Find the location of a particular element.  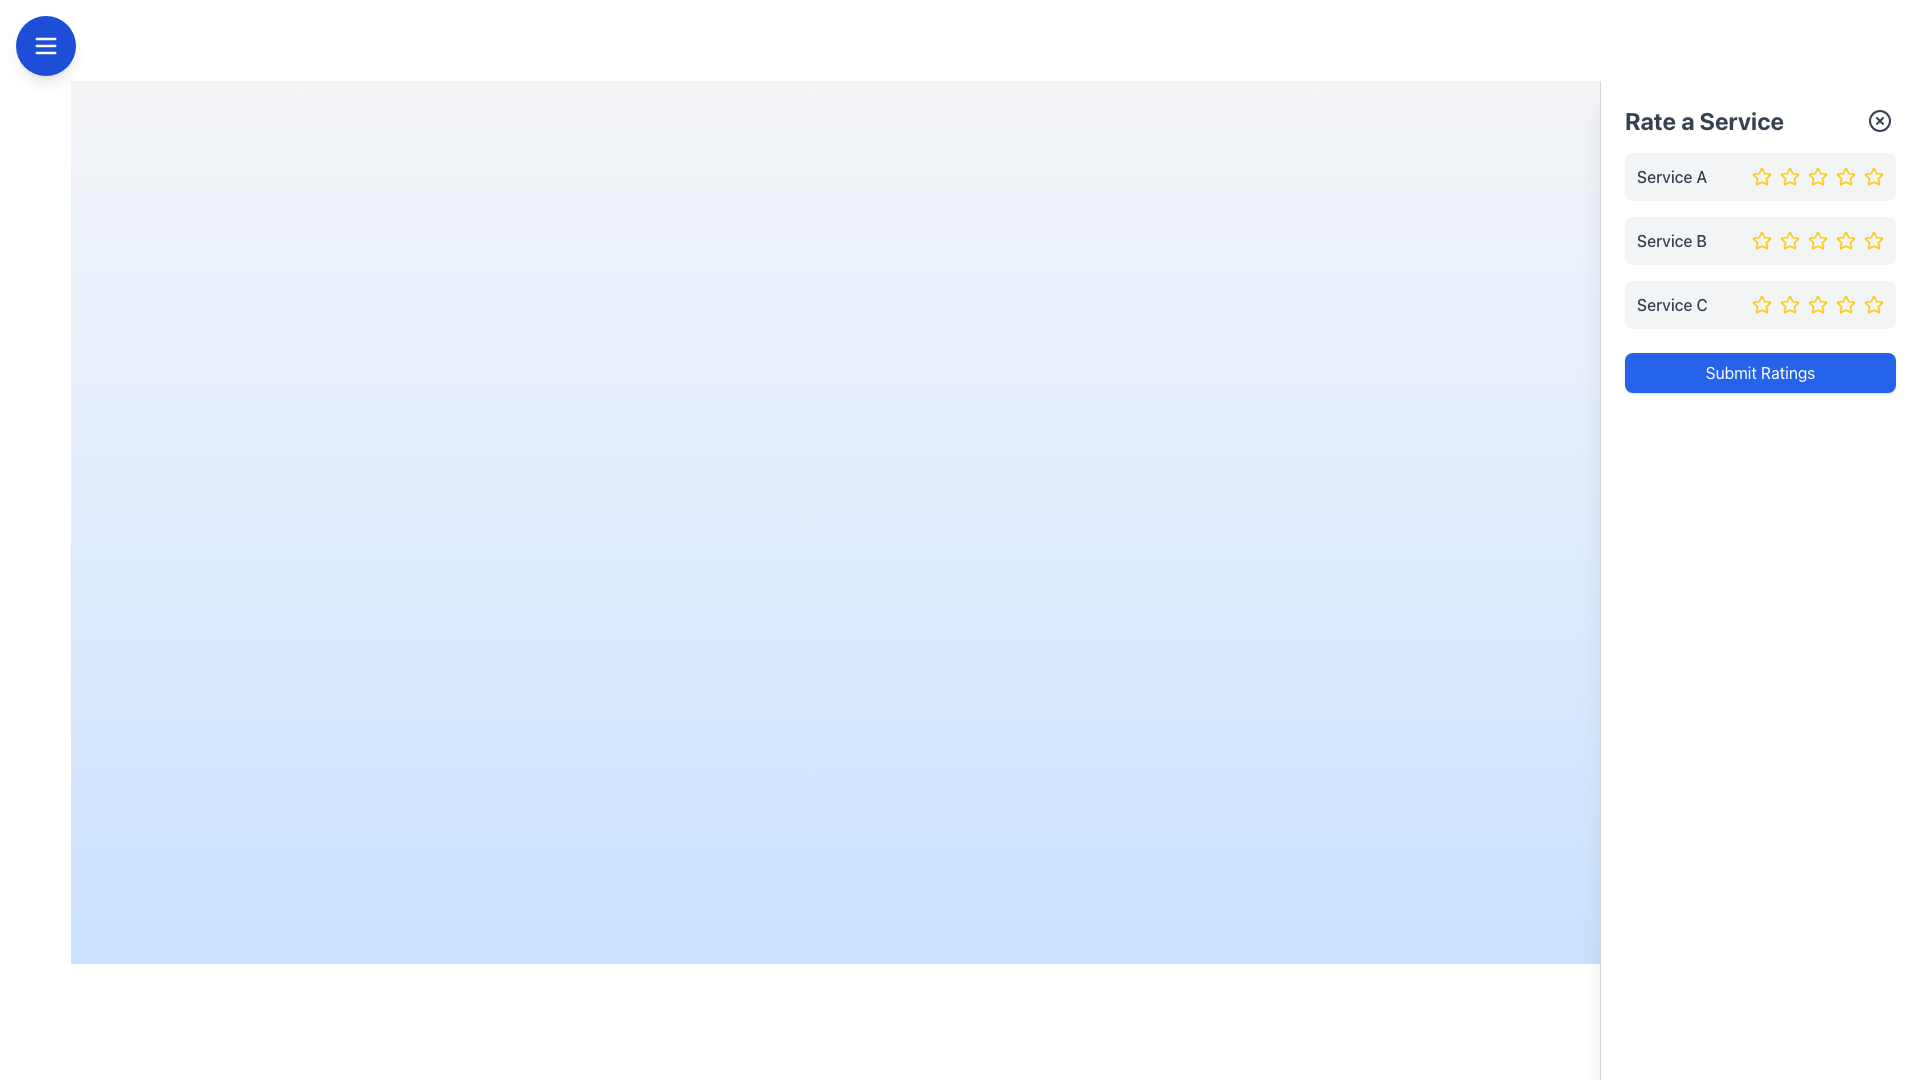

the circular close button in the top-right corner of the 'Rate a Service' panel to close the panel is located at coordinates (1879, 120).